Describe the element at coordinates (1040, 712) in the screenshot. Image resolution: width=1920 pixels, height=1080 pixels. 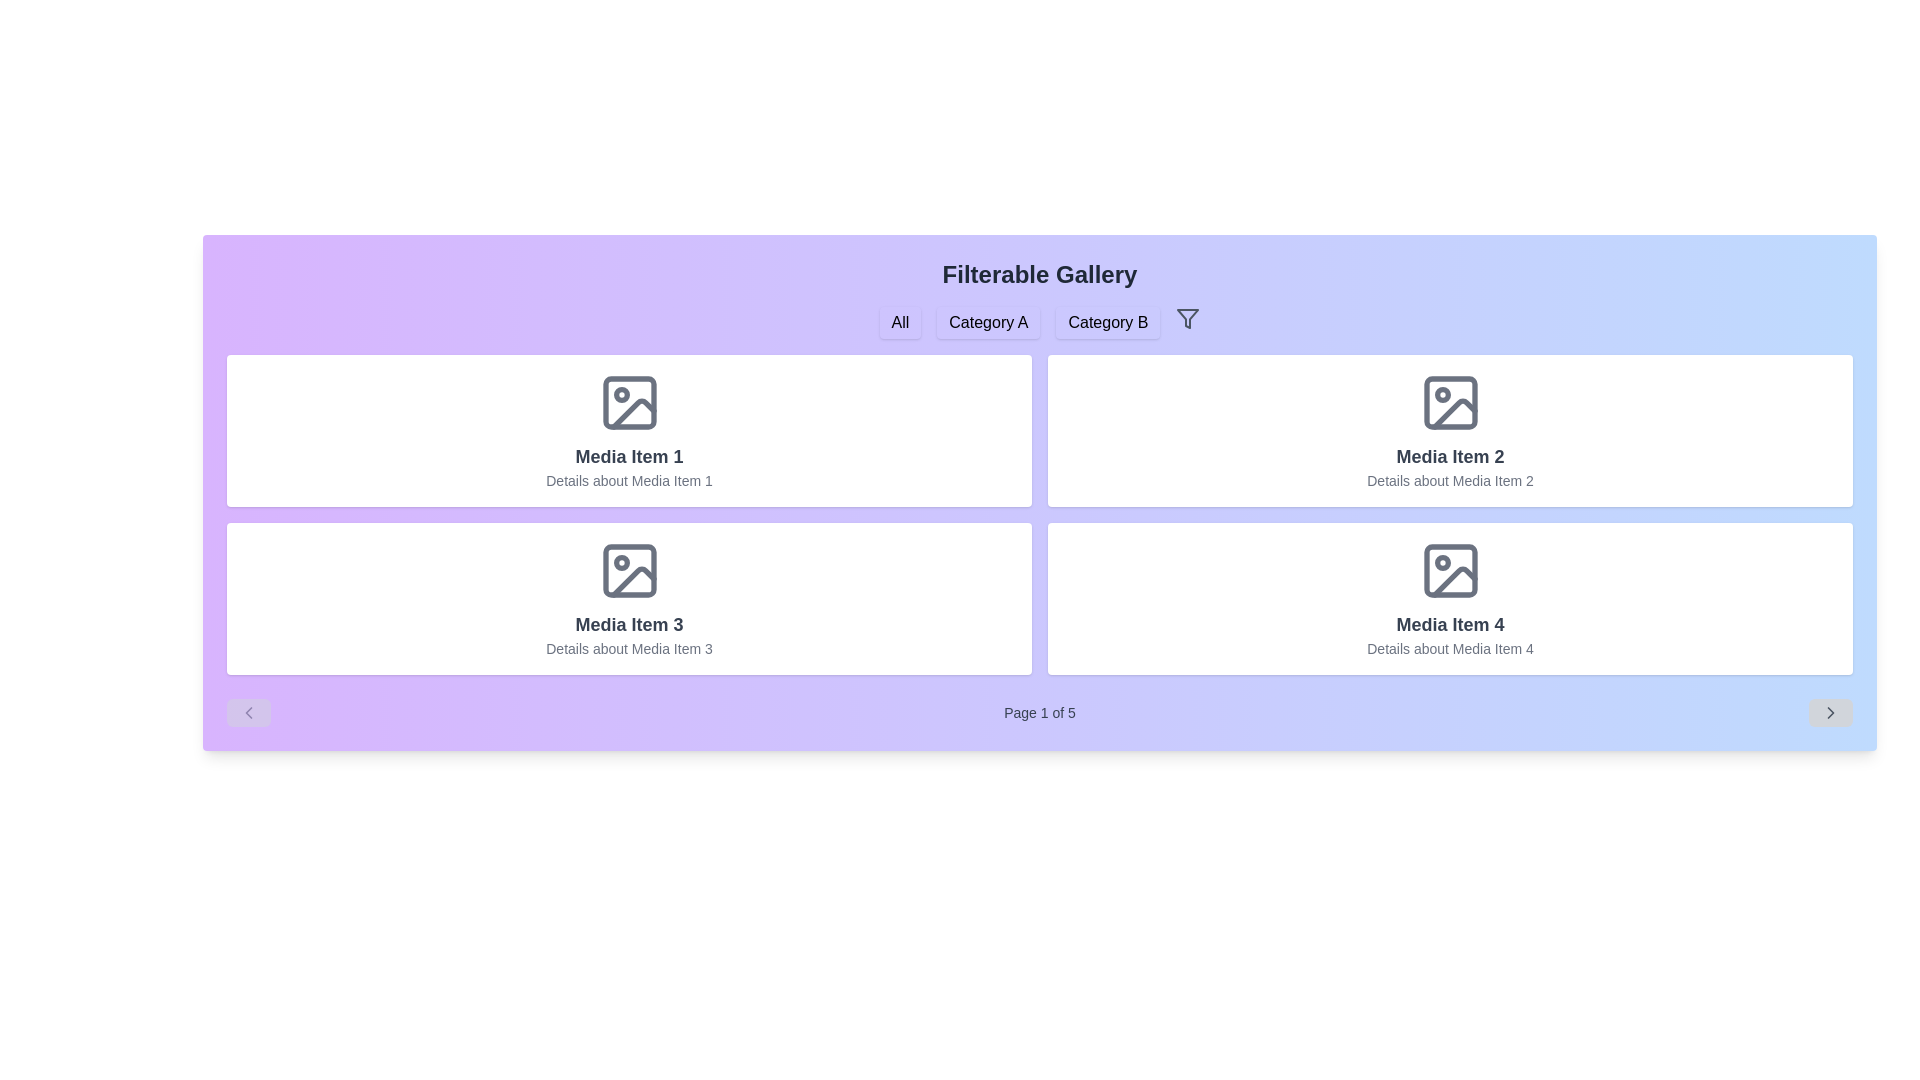
I see `the static text label that indicates the current page number and total number of pages, located centrally between the navigation buttons` at that location.